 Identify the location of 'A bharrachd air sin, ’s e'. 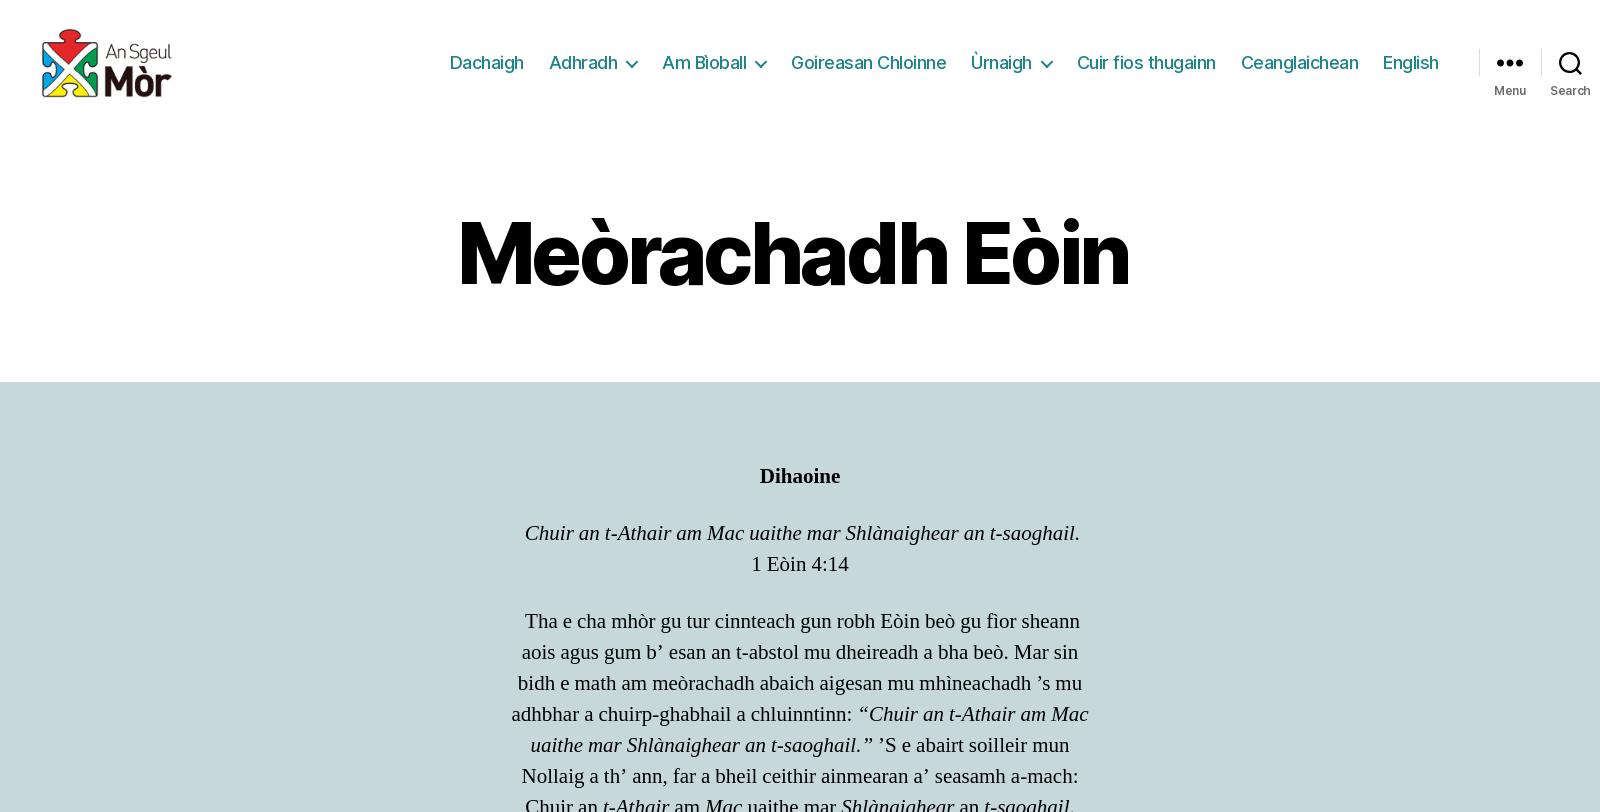
(619, 131).